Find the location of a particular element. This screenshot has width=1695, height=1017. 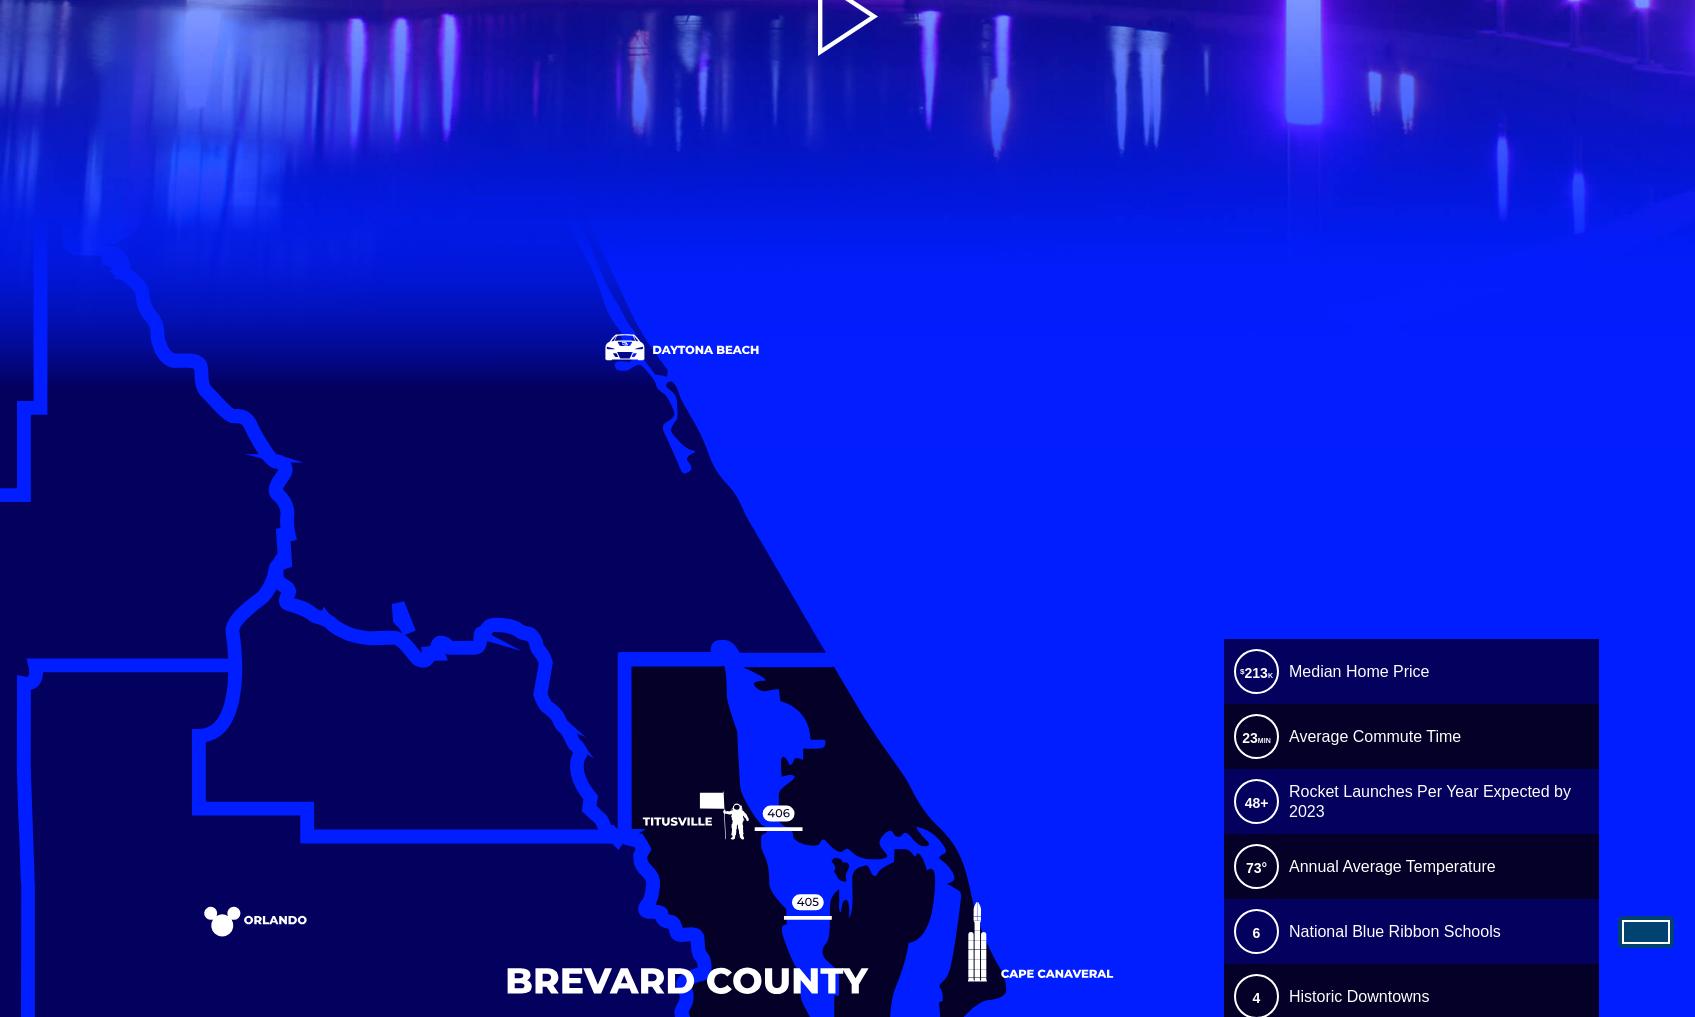

'Average Commute Time' is located at coordinates (1288, 736).